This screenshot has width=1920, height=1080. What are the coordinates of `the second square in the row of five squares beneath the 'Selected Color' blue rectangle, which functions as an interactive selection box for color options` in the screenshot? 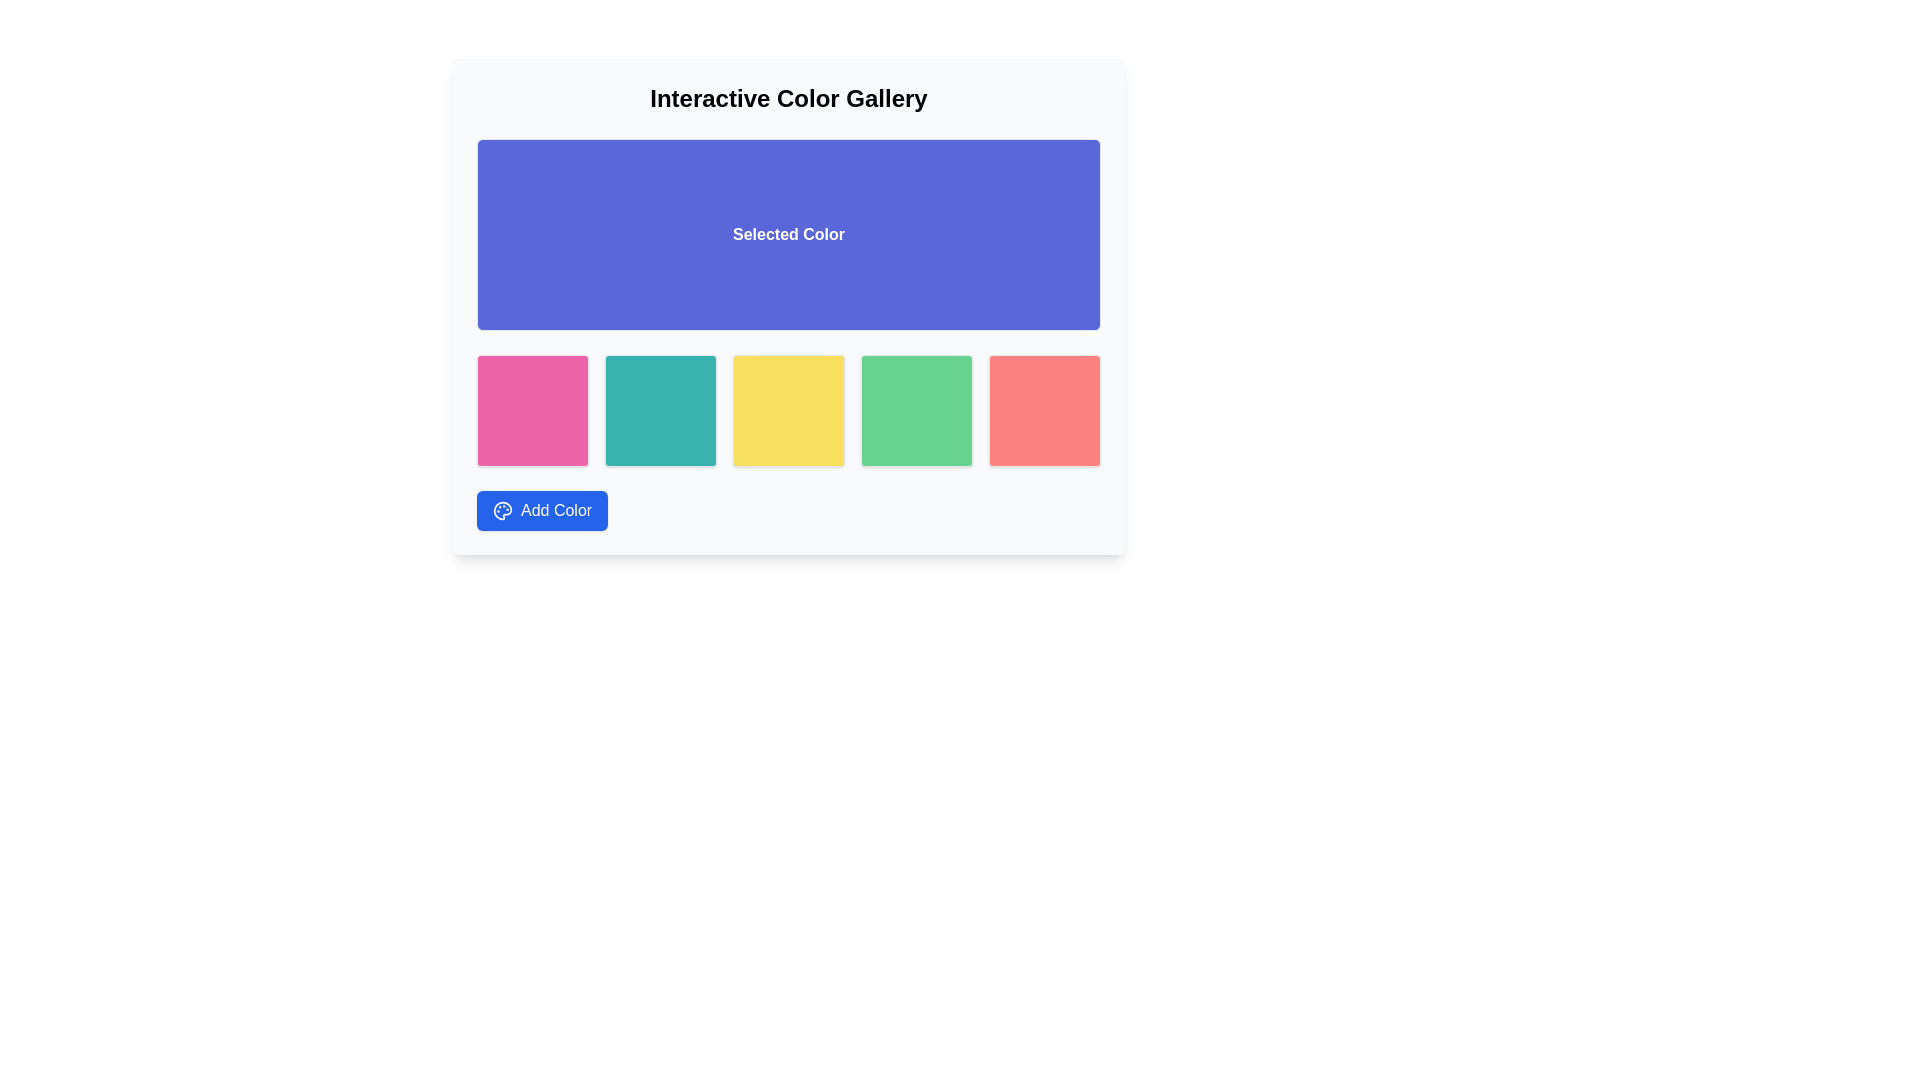 It's located at (661, 410).